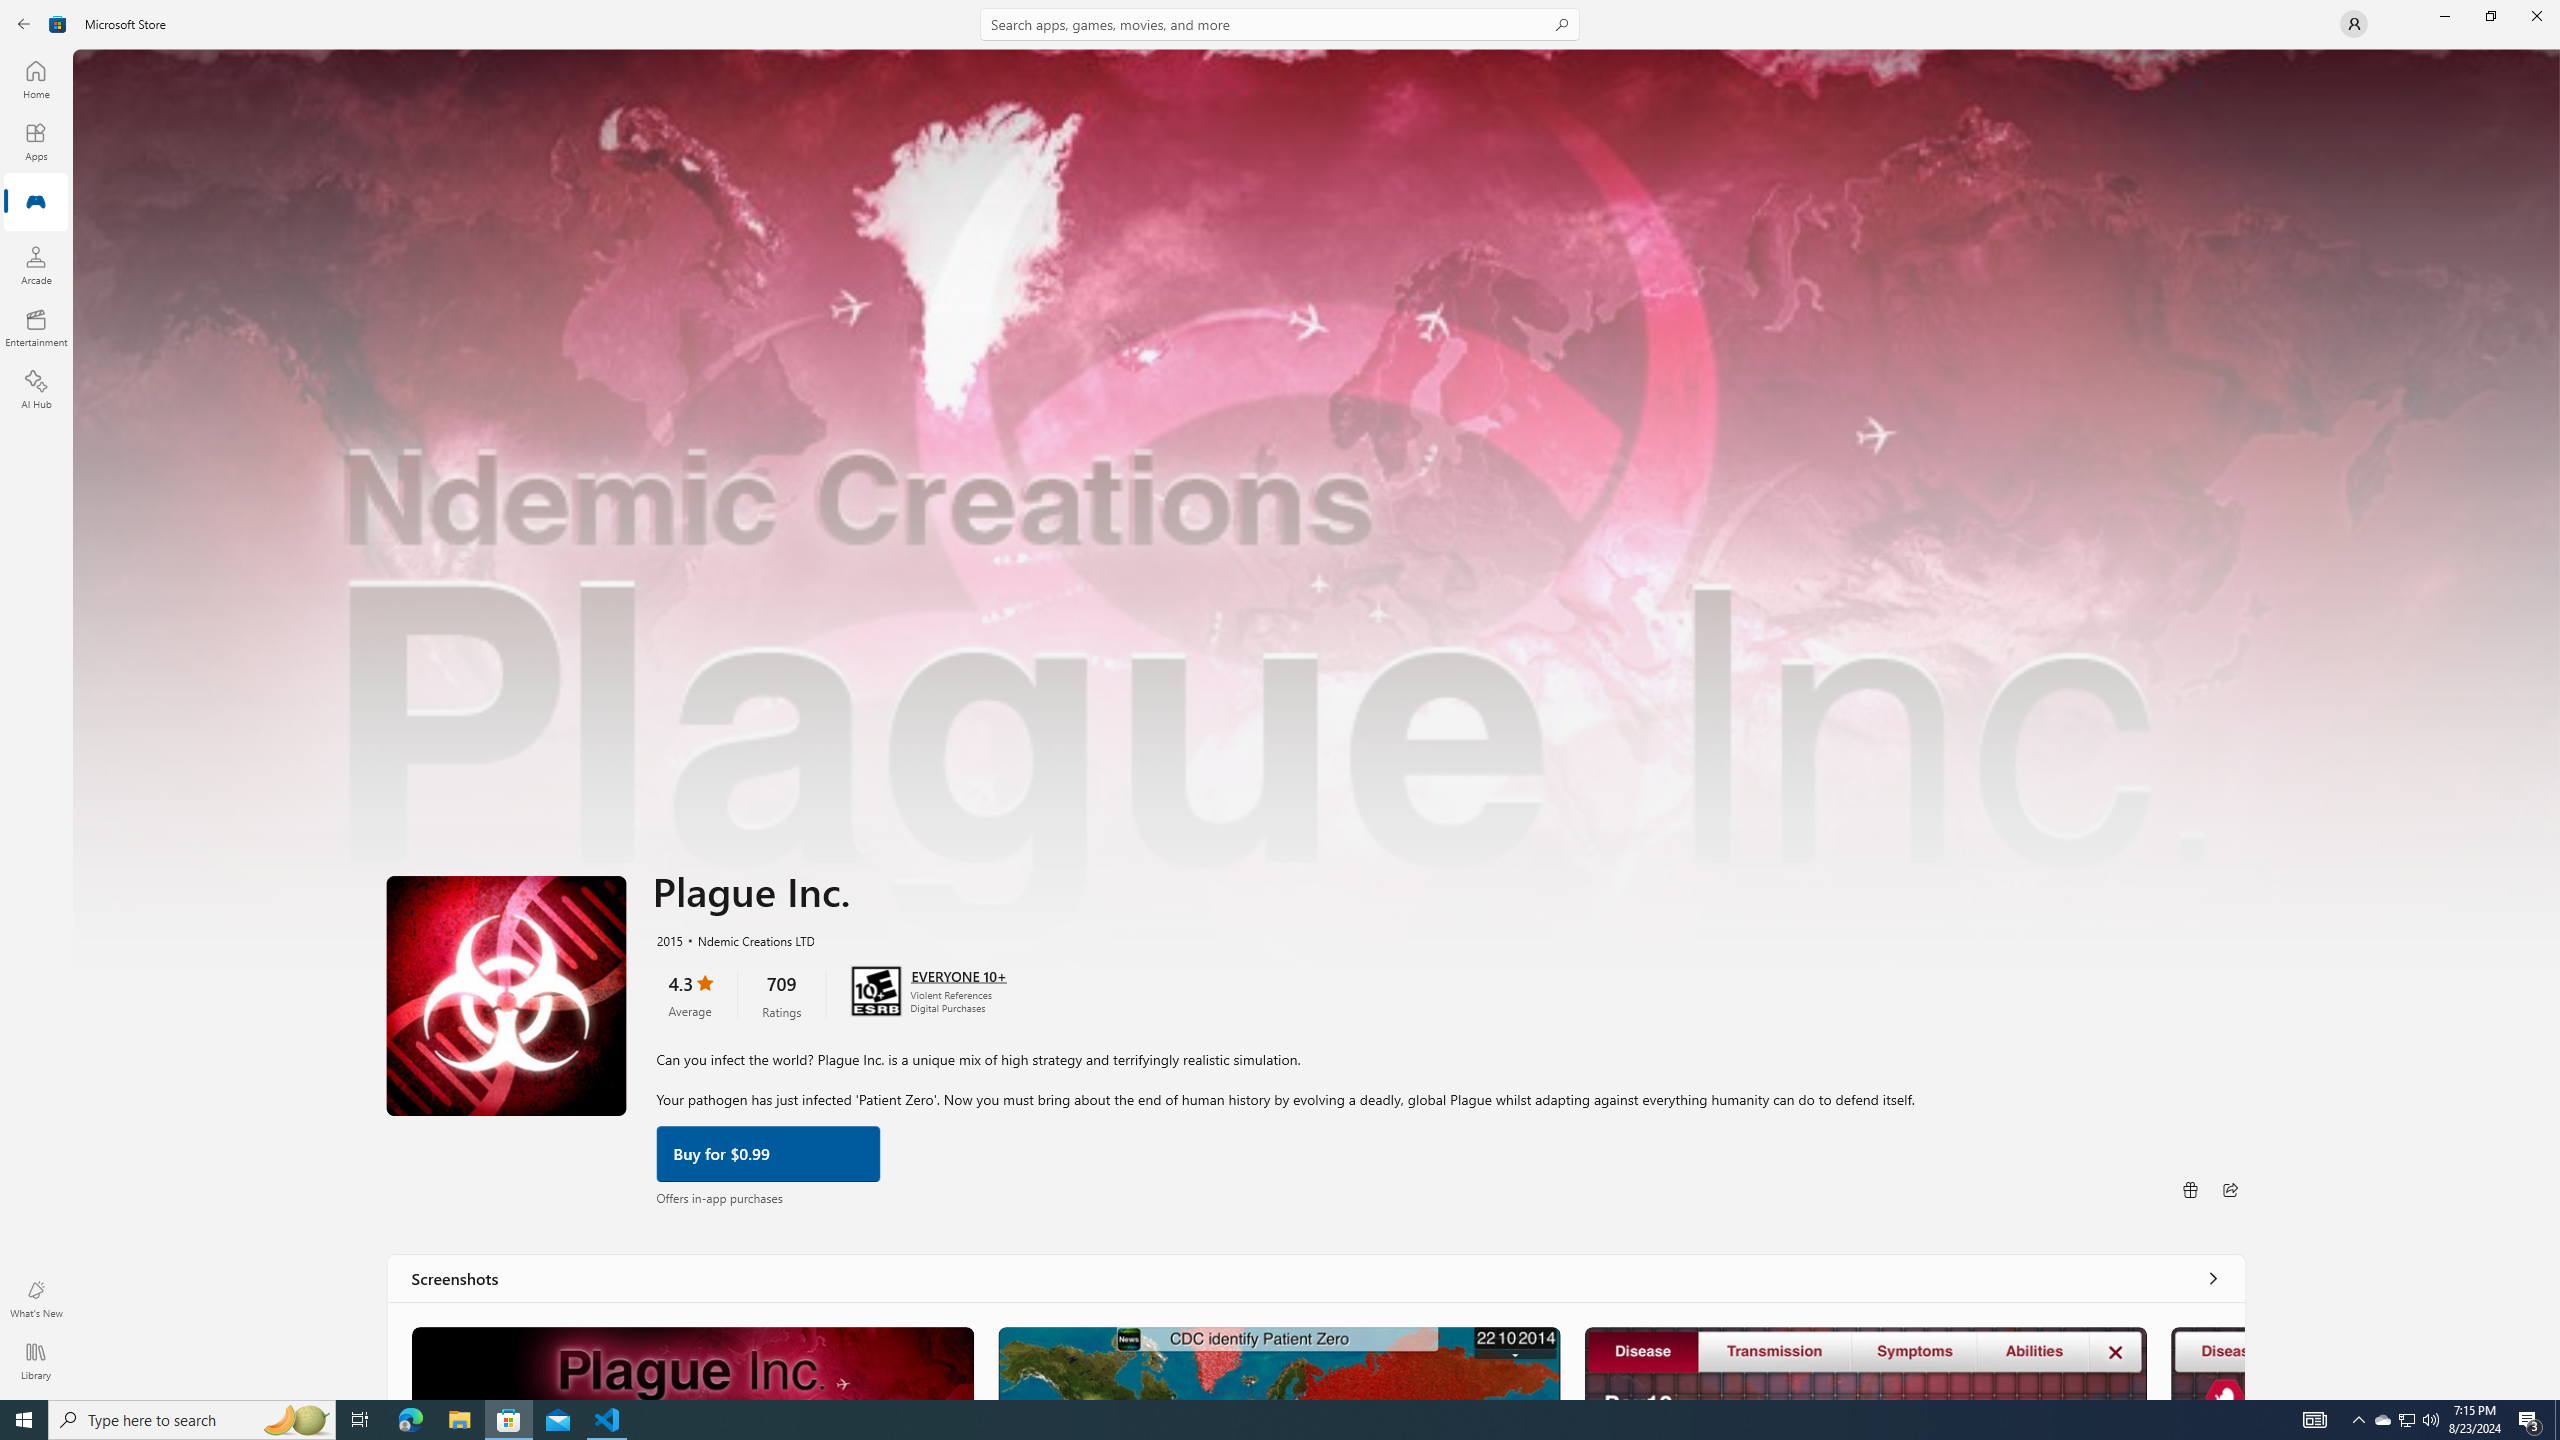 Image resolution: width=2560 pixels, height=1440 pixels. What do you see at coordinates (957, 973) in the screenshot?
I see `'Age rating: EVERYONE 10+. Click for more information.'` at bounding box center [957, 973].